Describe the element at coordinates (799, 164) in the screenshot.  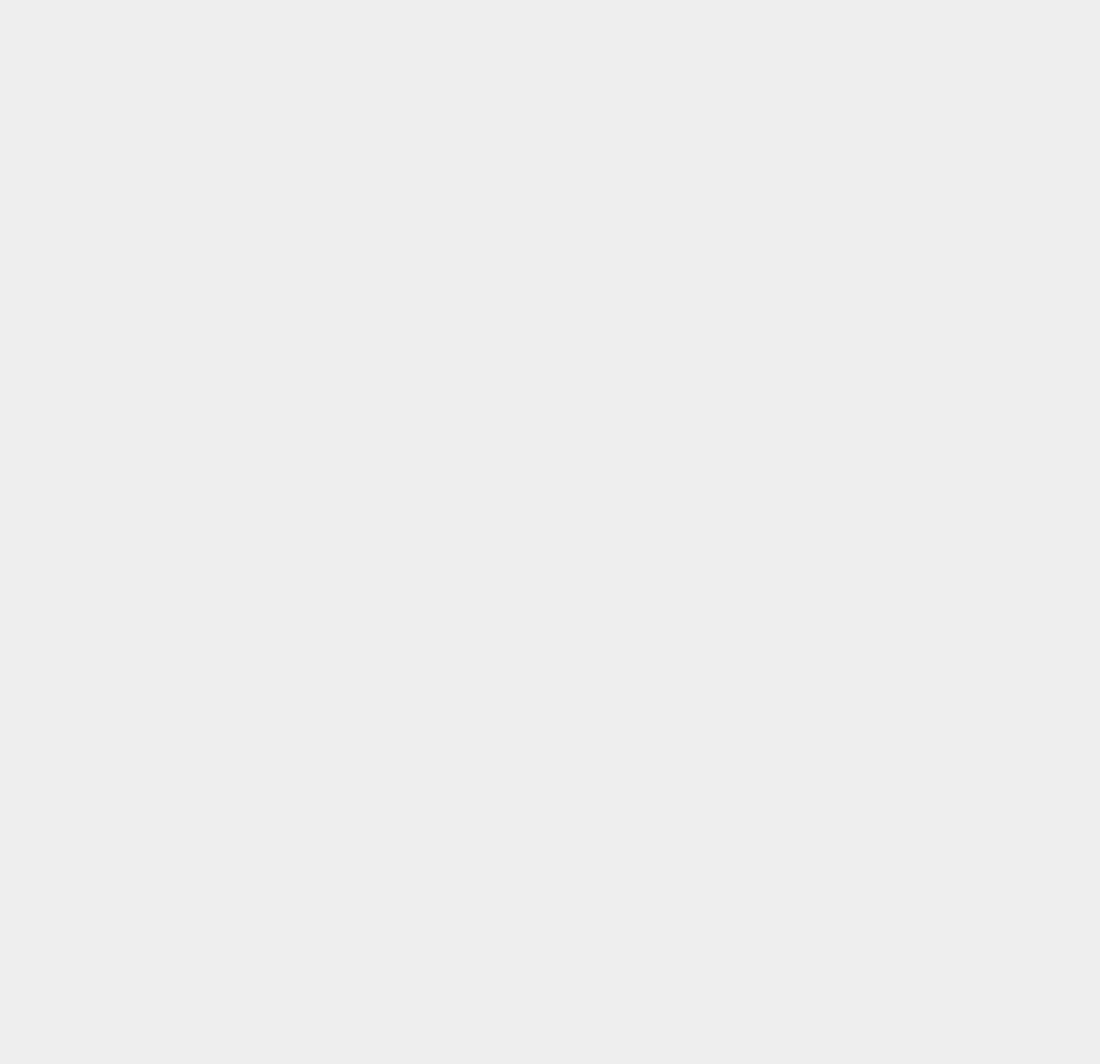
I see `'Unlock'` at that location.